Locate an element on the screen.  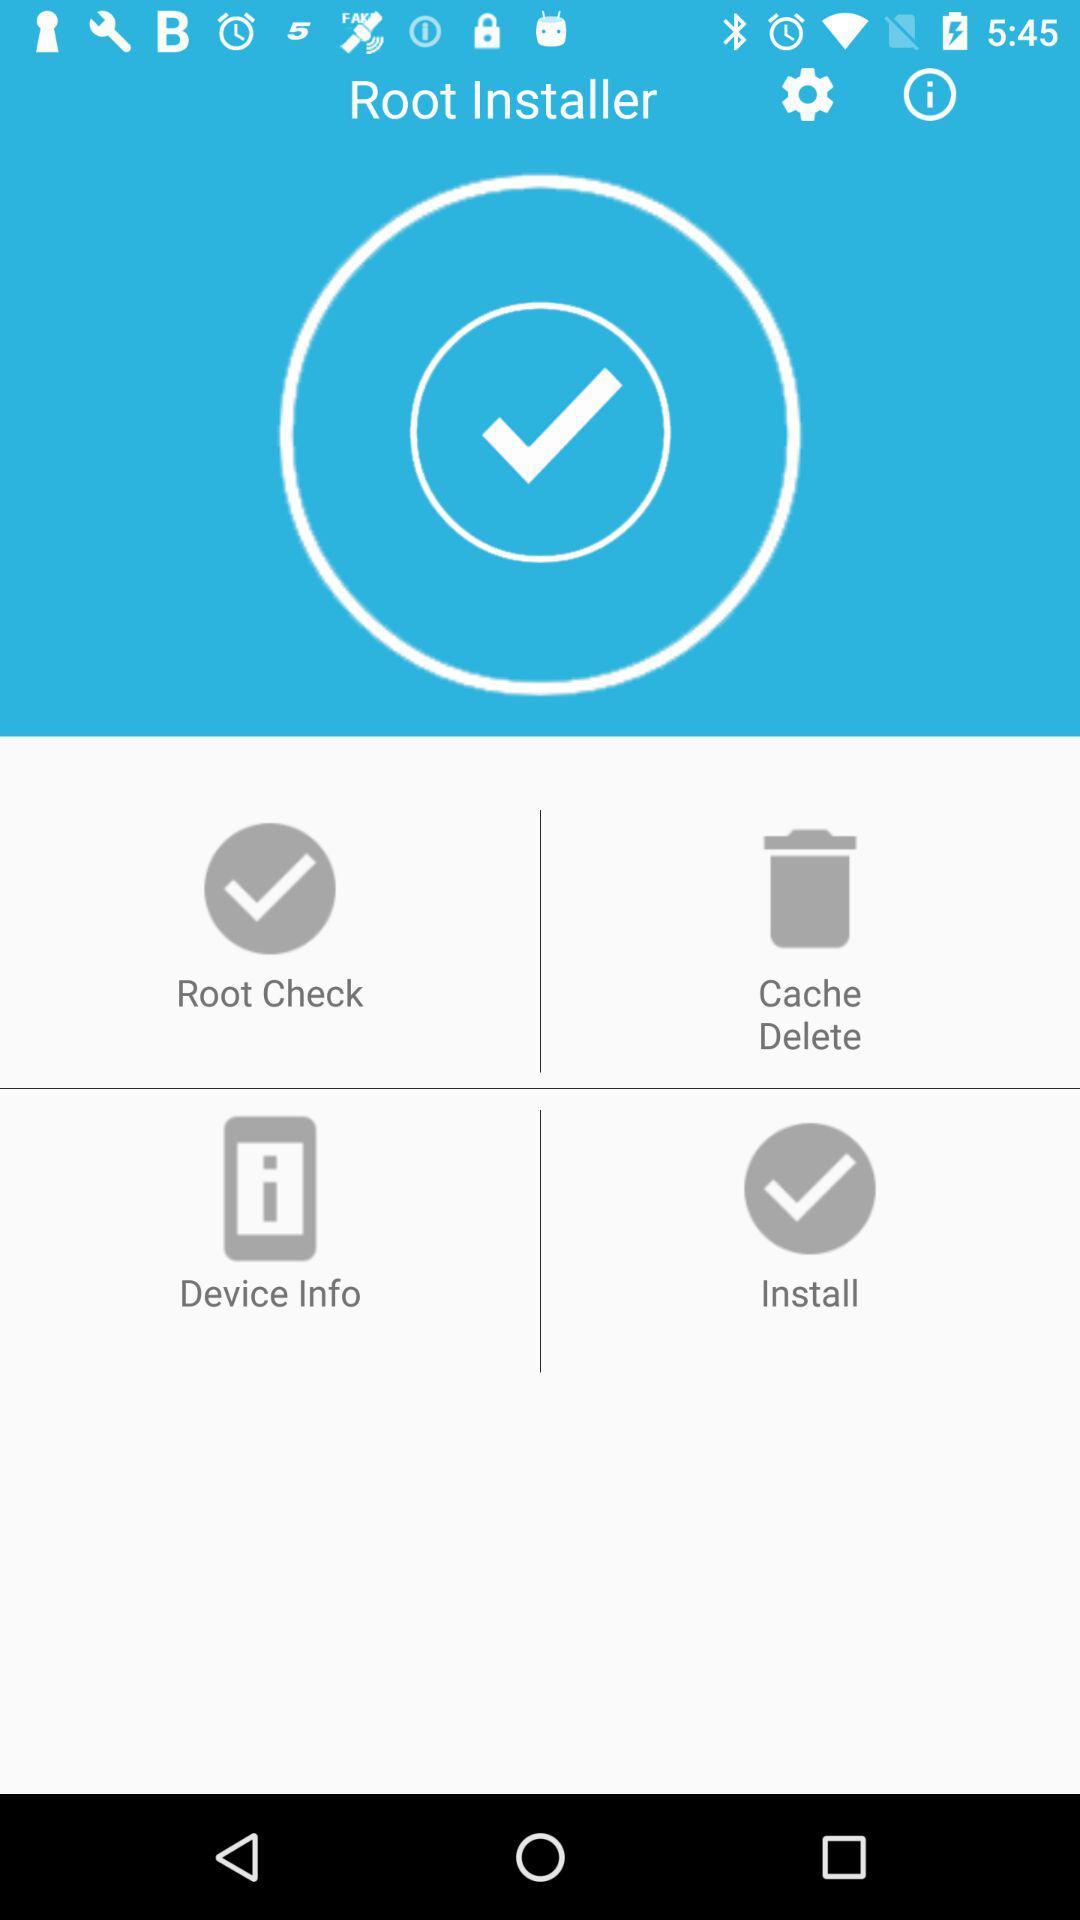
icon next to root installer icon is located at coordinates (806, 93).